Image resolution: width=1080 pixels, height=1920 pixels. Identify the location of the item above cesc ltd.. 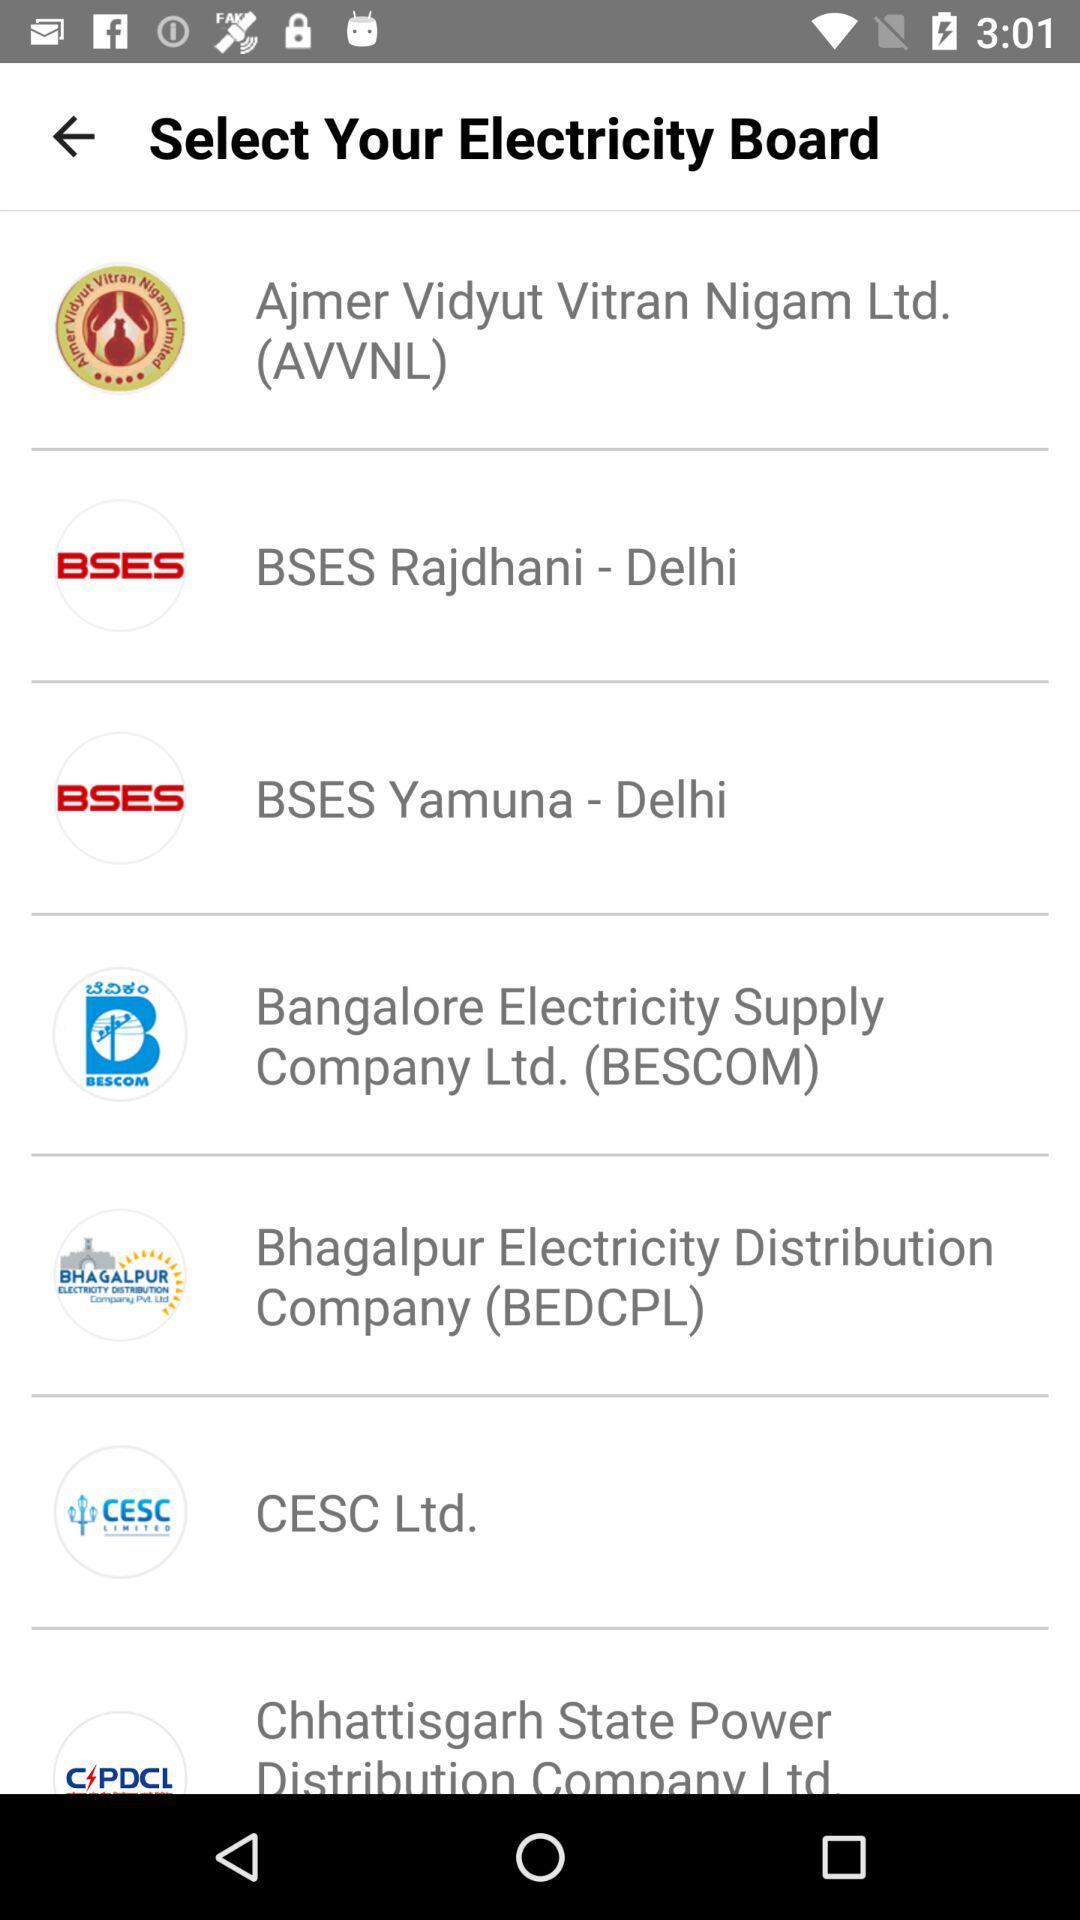
(606, 1274).